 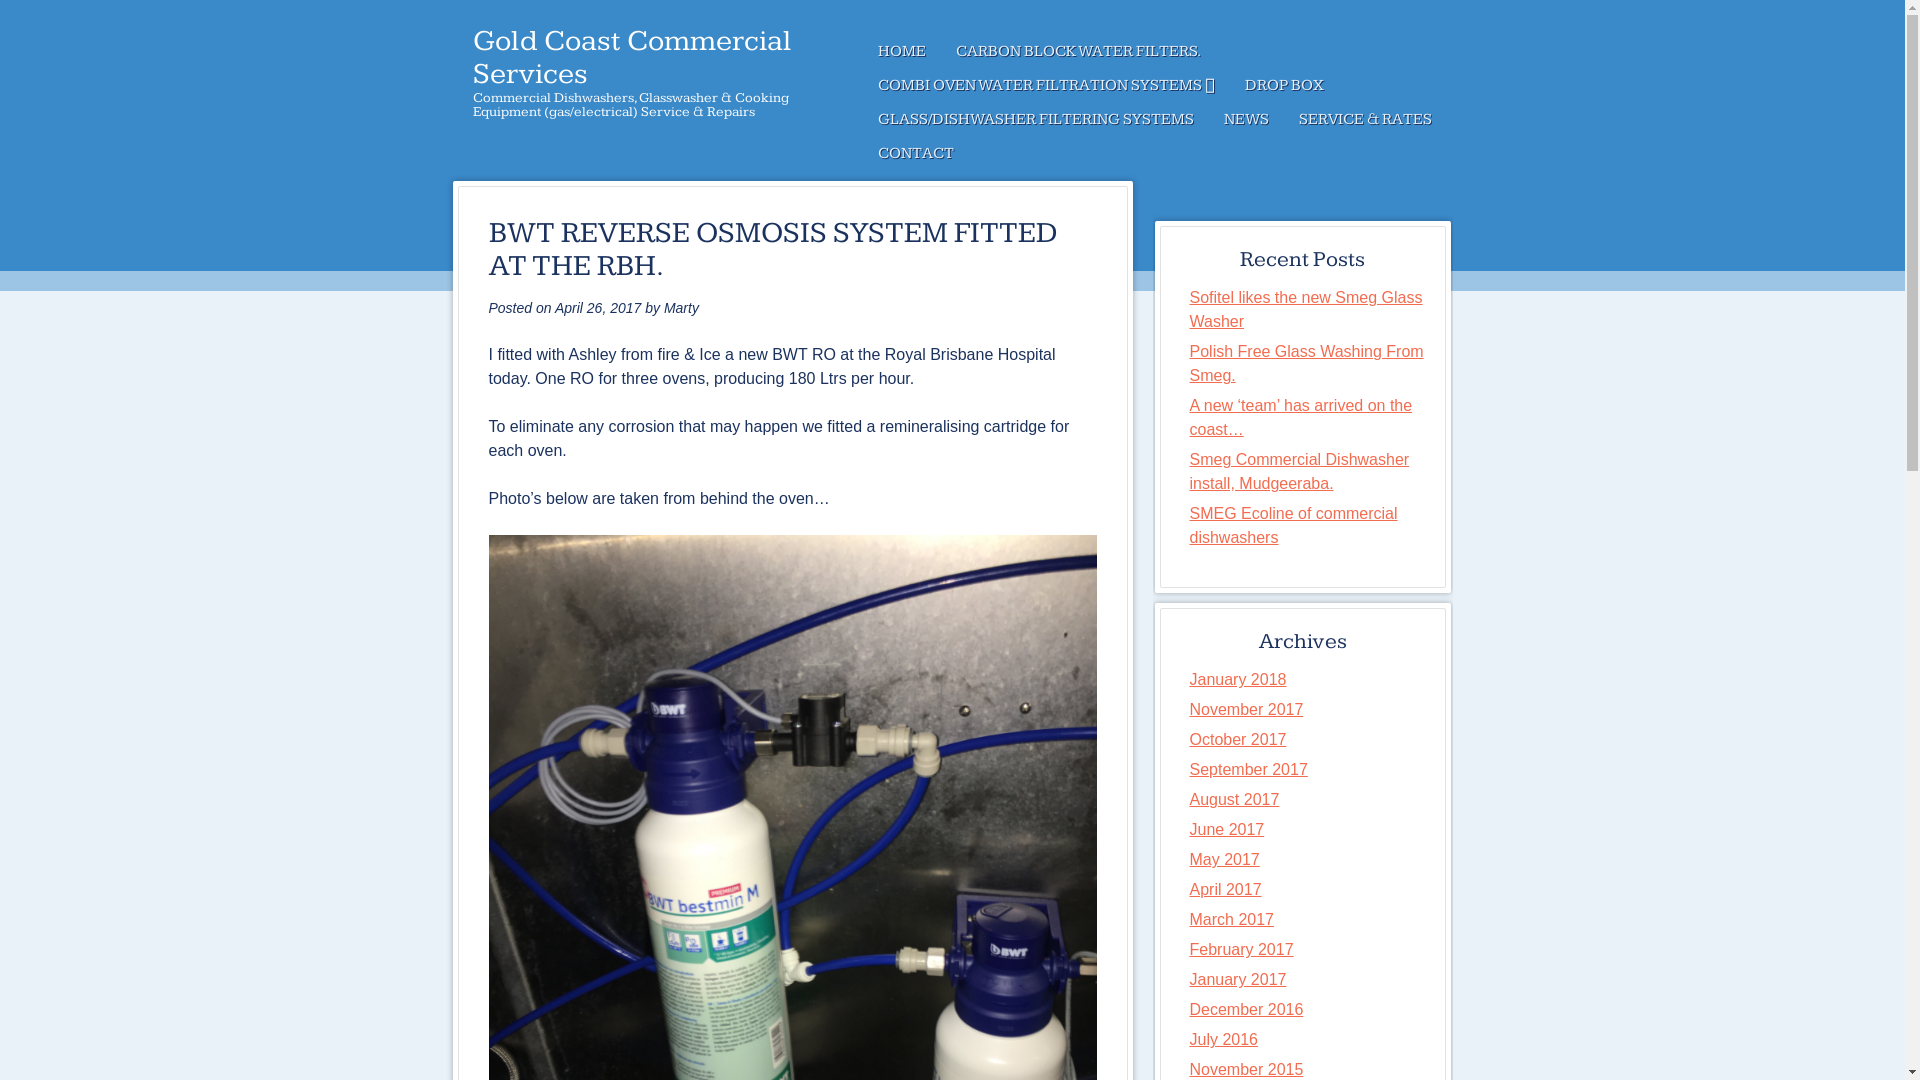 I want to click on 'NEWS', so click(x=1207, y=119).